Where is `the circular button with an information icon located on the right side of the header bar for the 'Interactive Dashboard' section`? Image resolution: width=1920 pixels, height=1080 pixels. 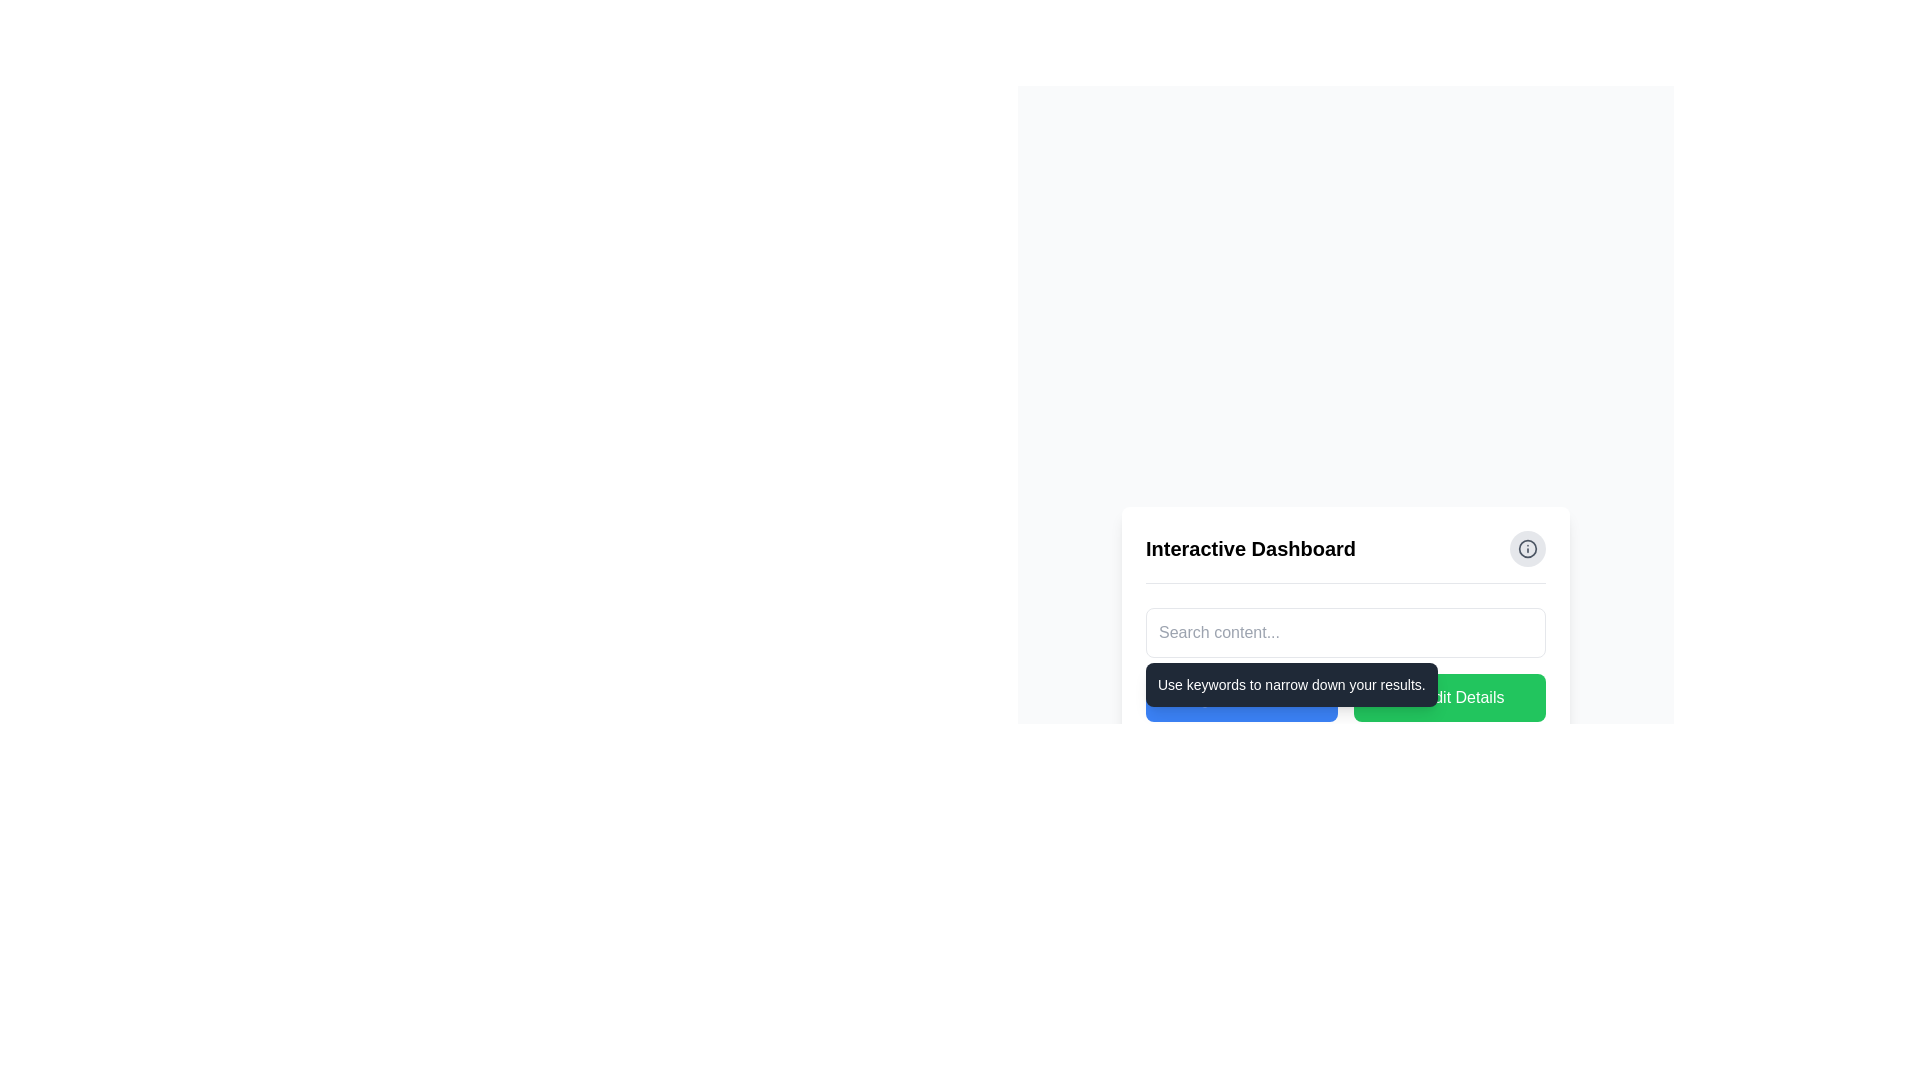 the circular button with an information icon located on the right side of the header bar for the 'Interactive Dashboard' section is located at coordinates (1526, 548).